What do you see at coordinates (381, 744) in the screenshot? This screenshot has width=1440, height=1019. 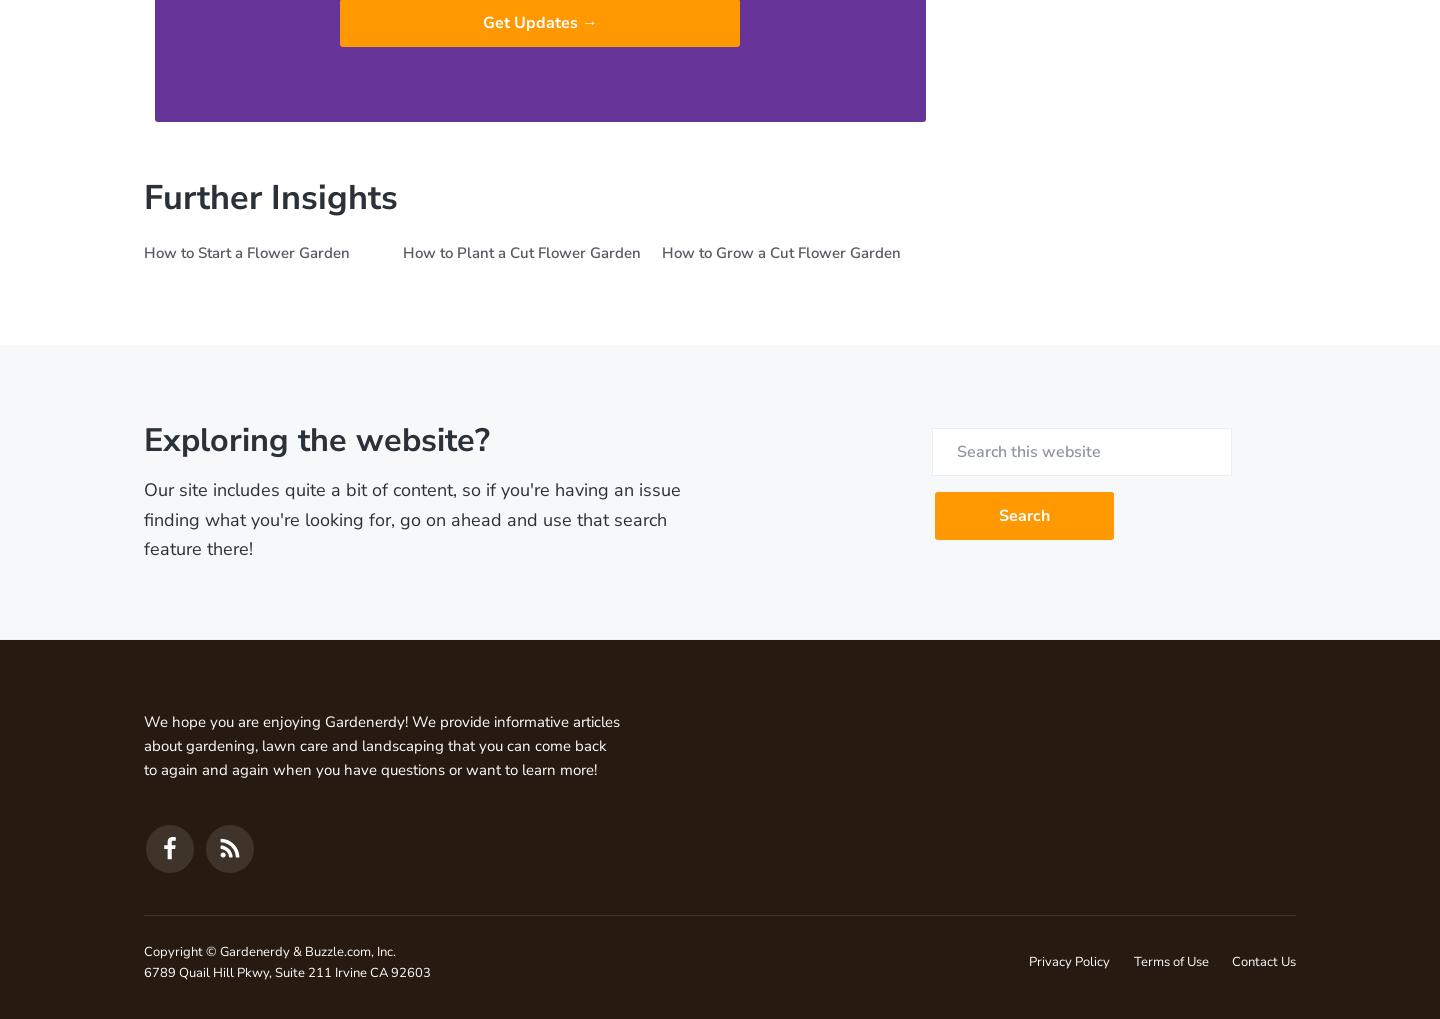 I see `'We hope you are enjoying Gardenerdy! We provide informative articles about gardening, lawn care and landscaping that you can come back to again and again when you have questions or want to learn more!'` at bounding box center [381, 744].